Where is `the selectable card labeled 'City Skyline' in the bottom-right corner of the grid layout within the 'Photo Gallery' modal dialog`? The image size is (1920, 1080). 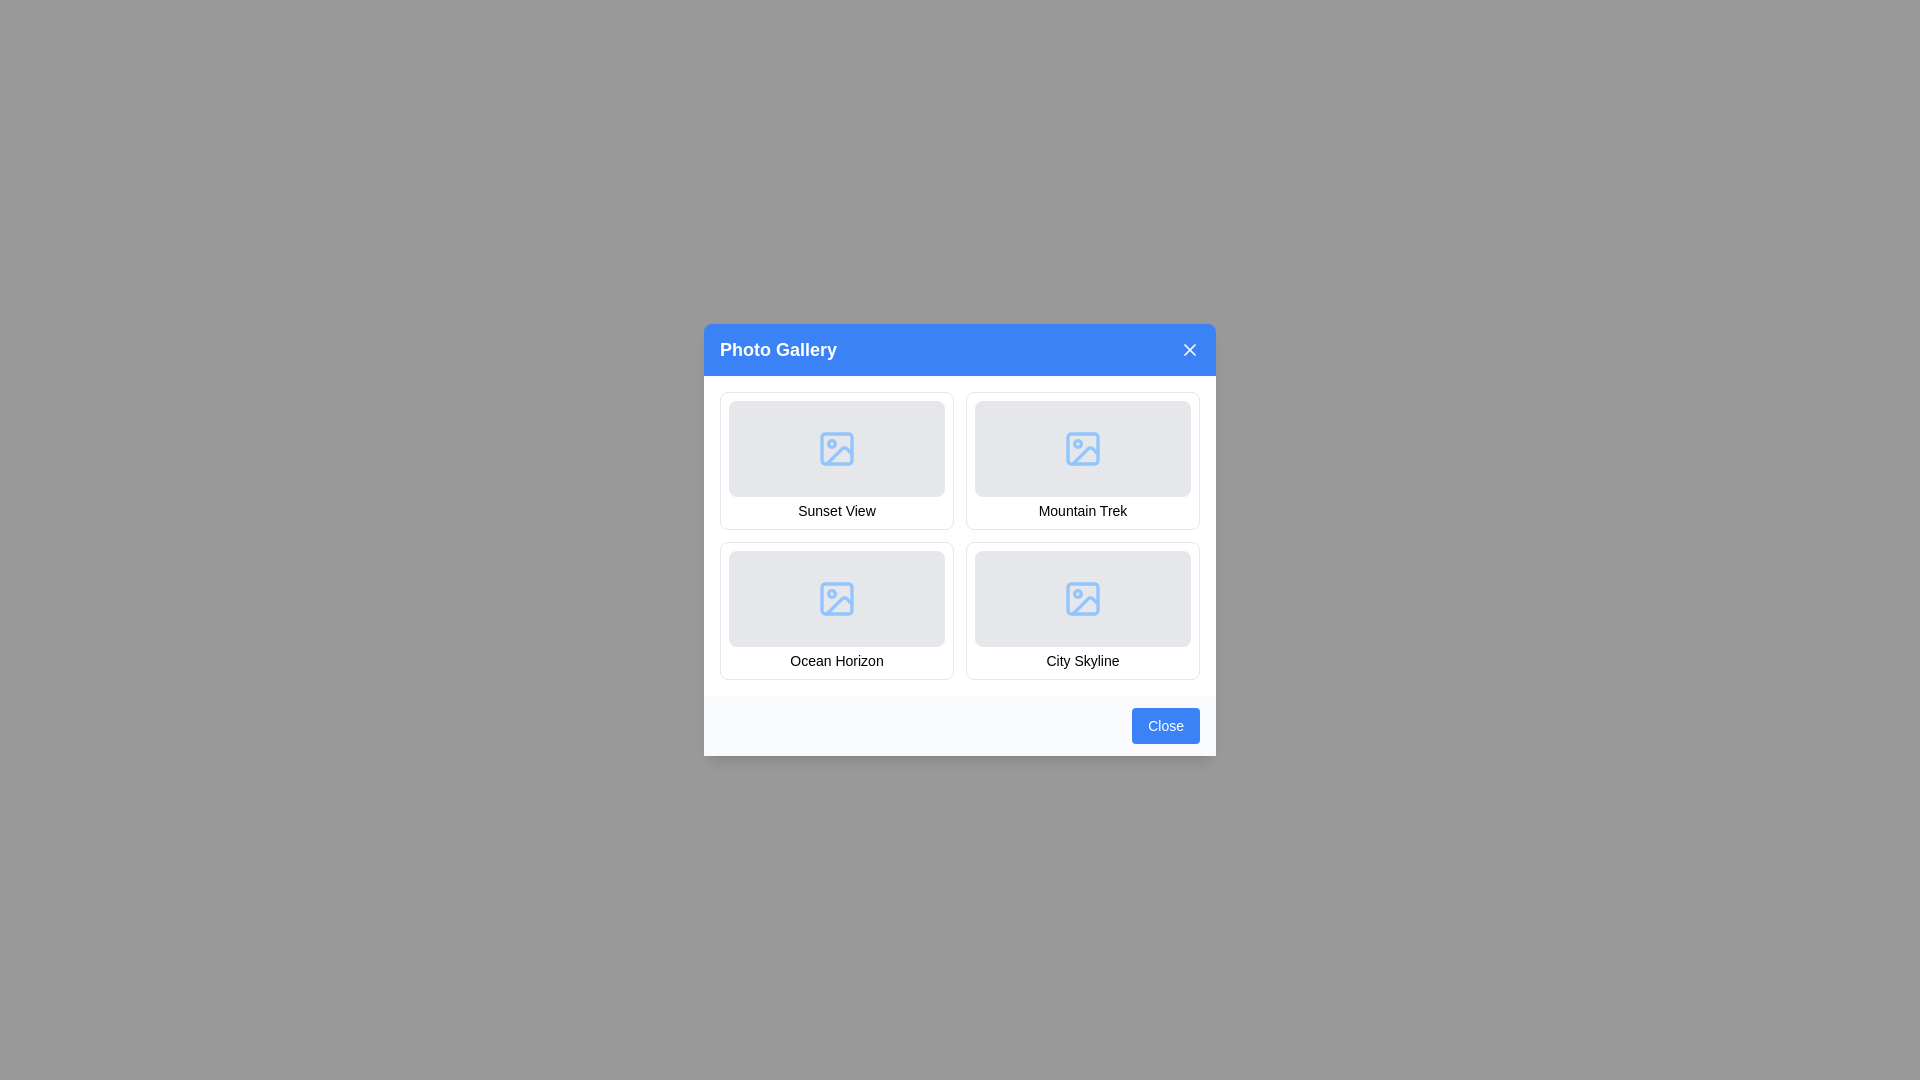 the selectable card labeled 'City Skyline' in the bottom-right corner of the grid layout within the 'Photo Gallery' modal dialog is located at coordinates (1082, 609).